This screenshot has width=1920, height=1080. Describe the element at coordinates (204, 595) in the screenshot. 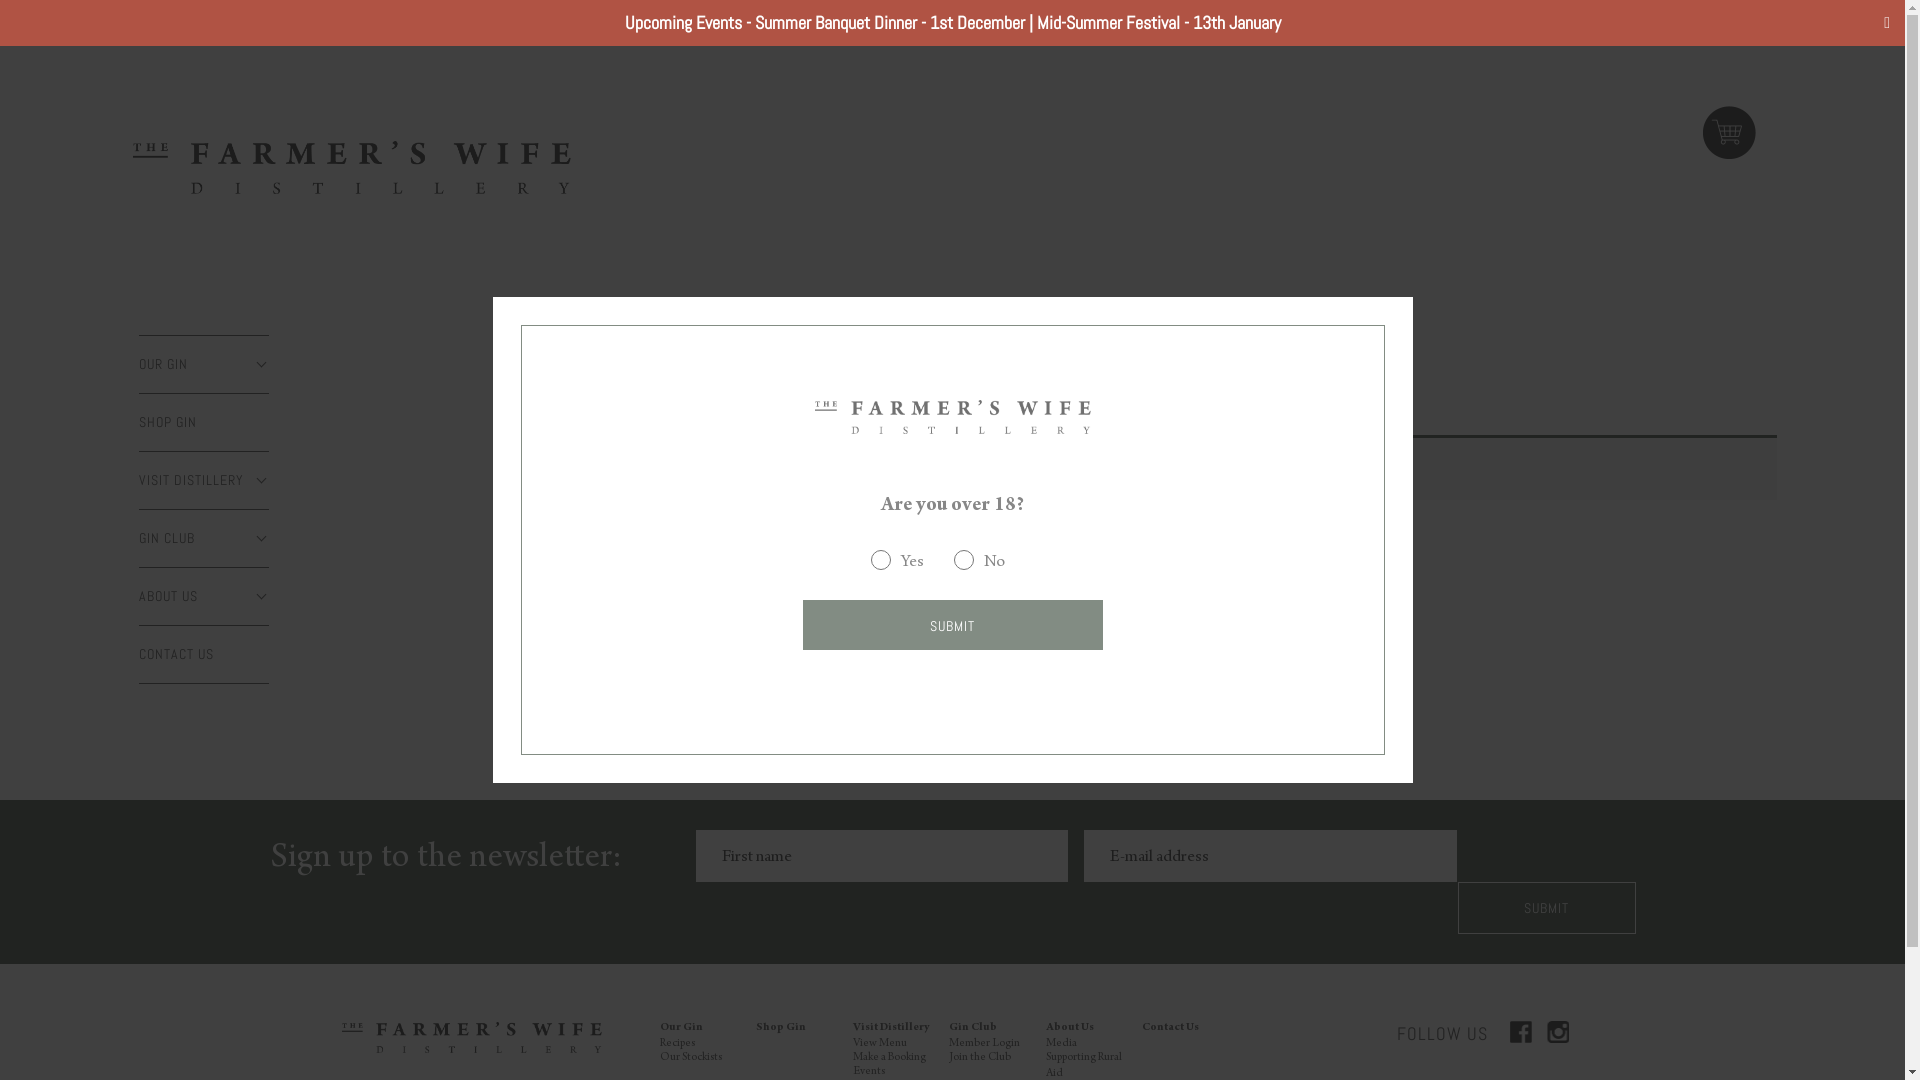

I see `'ABOUT US'` at that location.